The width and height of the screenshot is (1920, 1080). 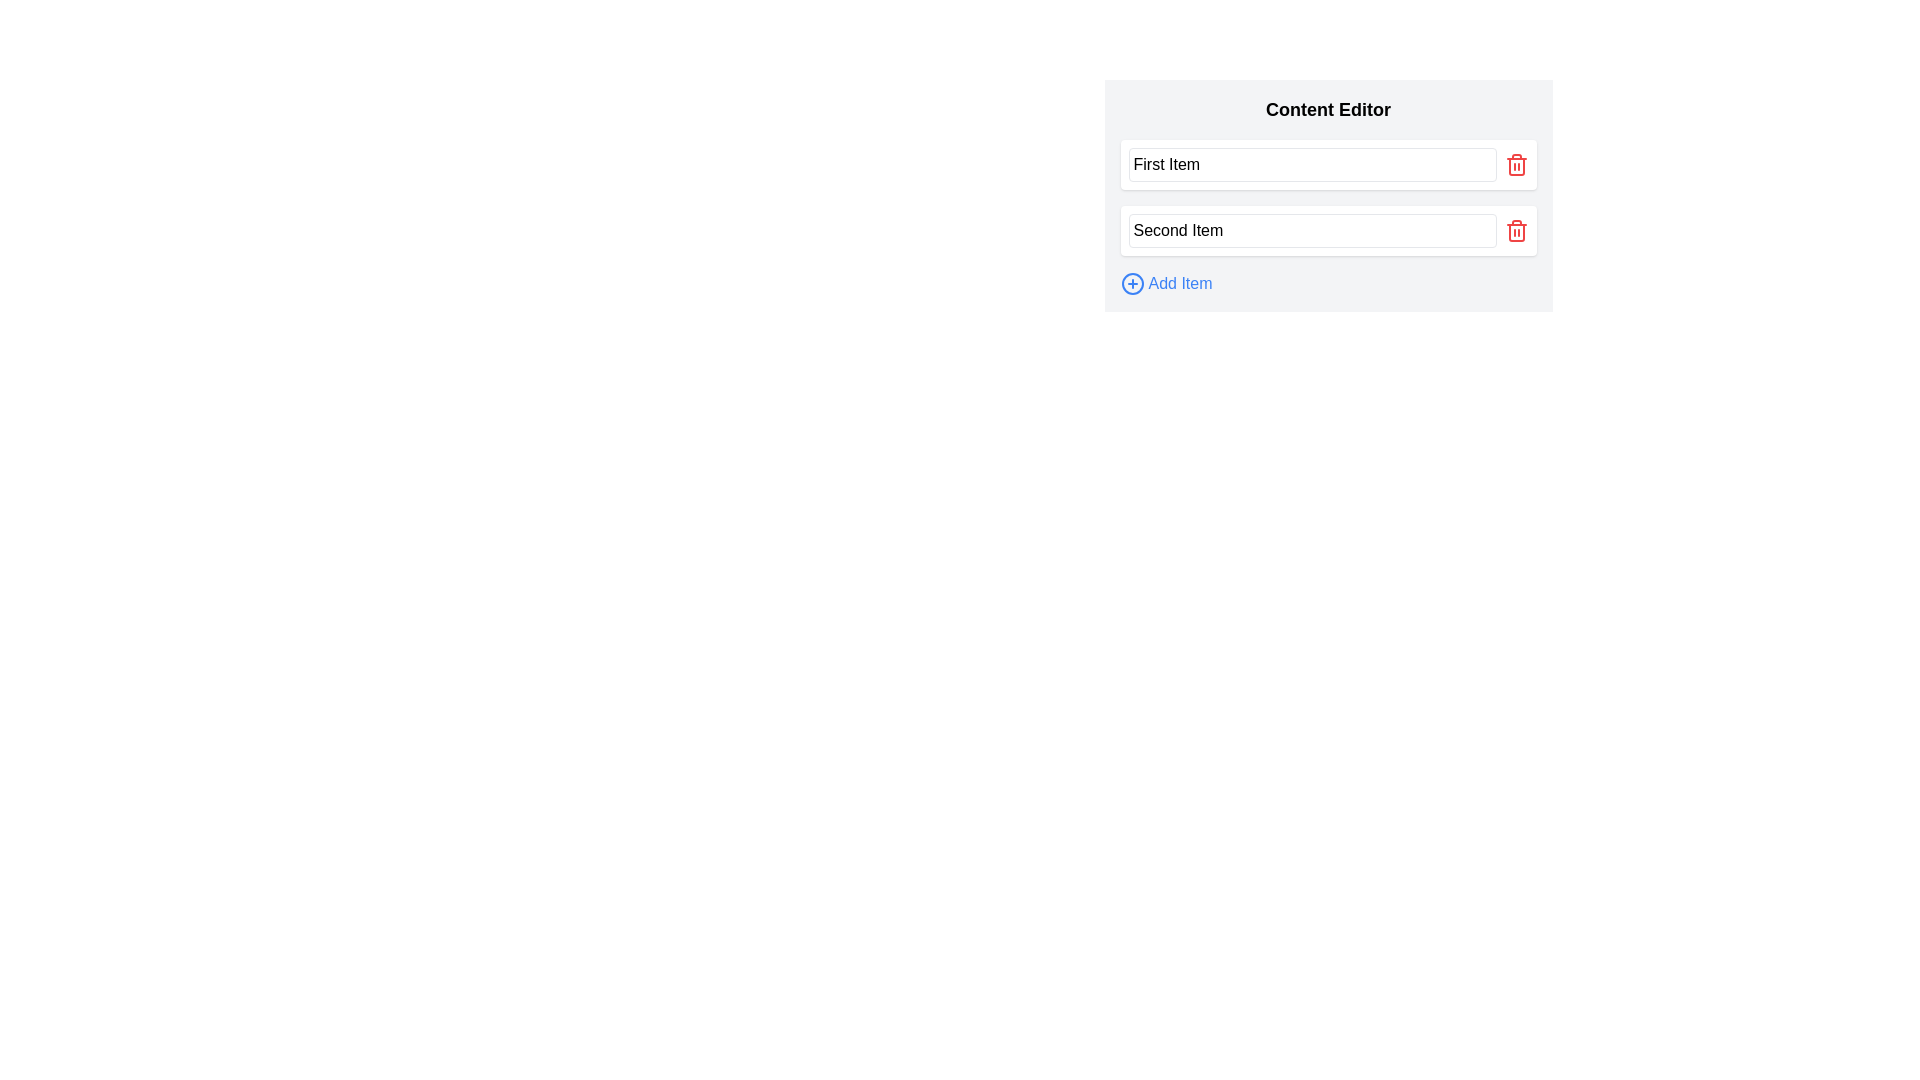 What do you see at coordinates (1132, 284) in the screenshot?
I see `the circular plus icon used for adding new items, located at the bottom of the content editor panel, adjacent to the 'Add Item' text label` at bounding box center [1132, 284].